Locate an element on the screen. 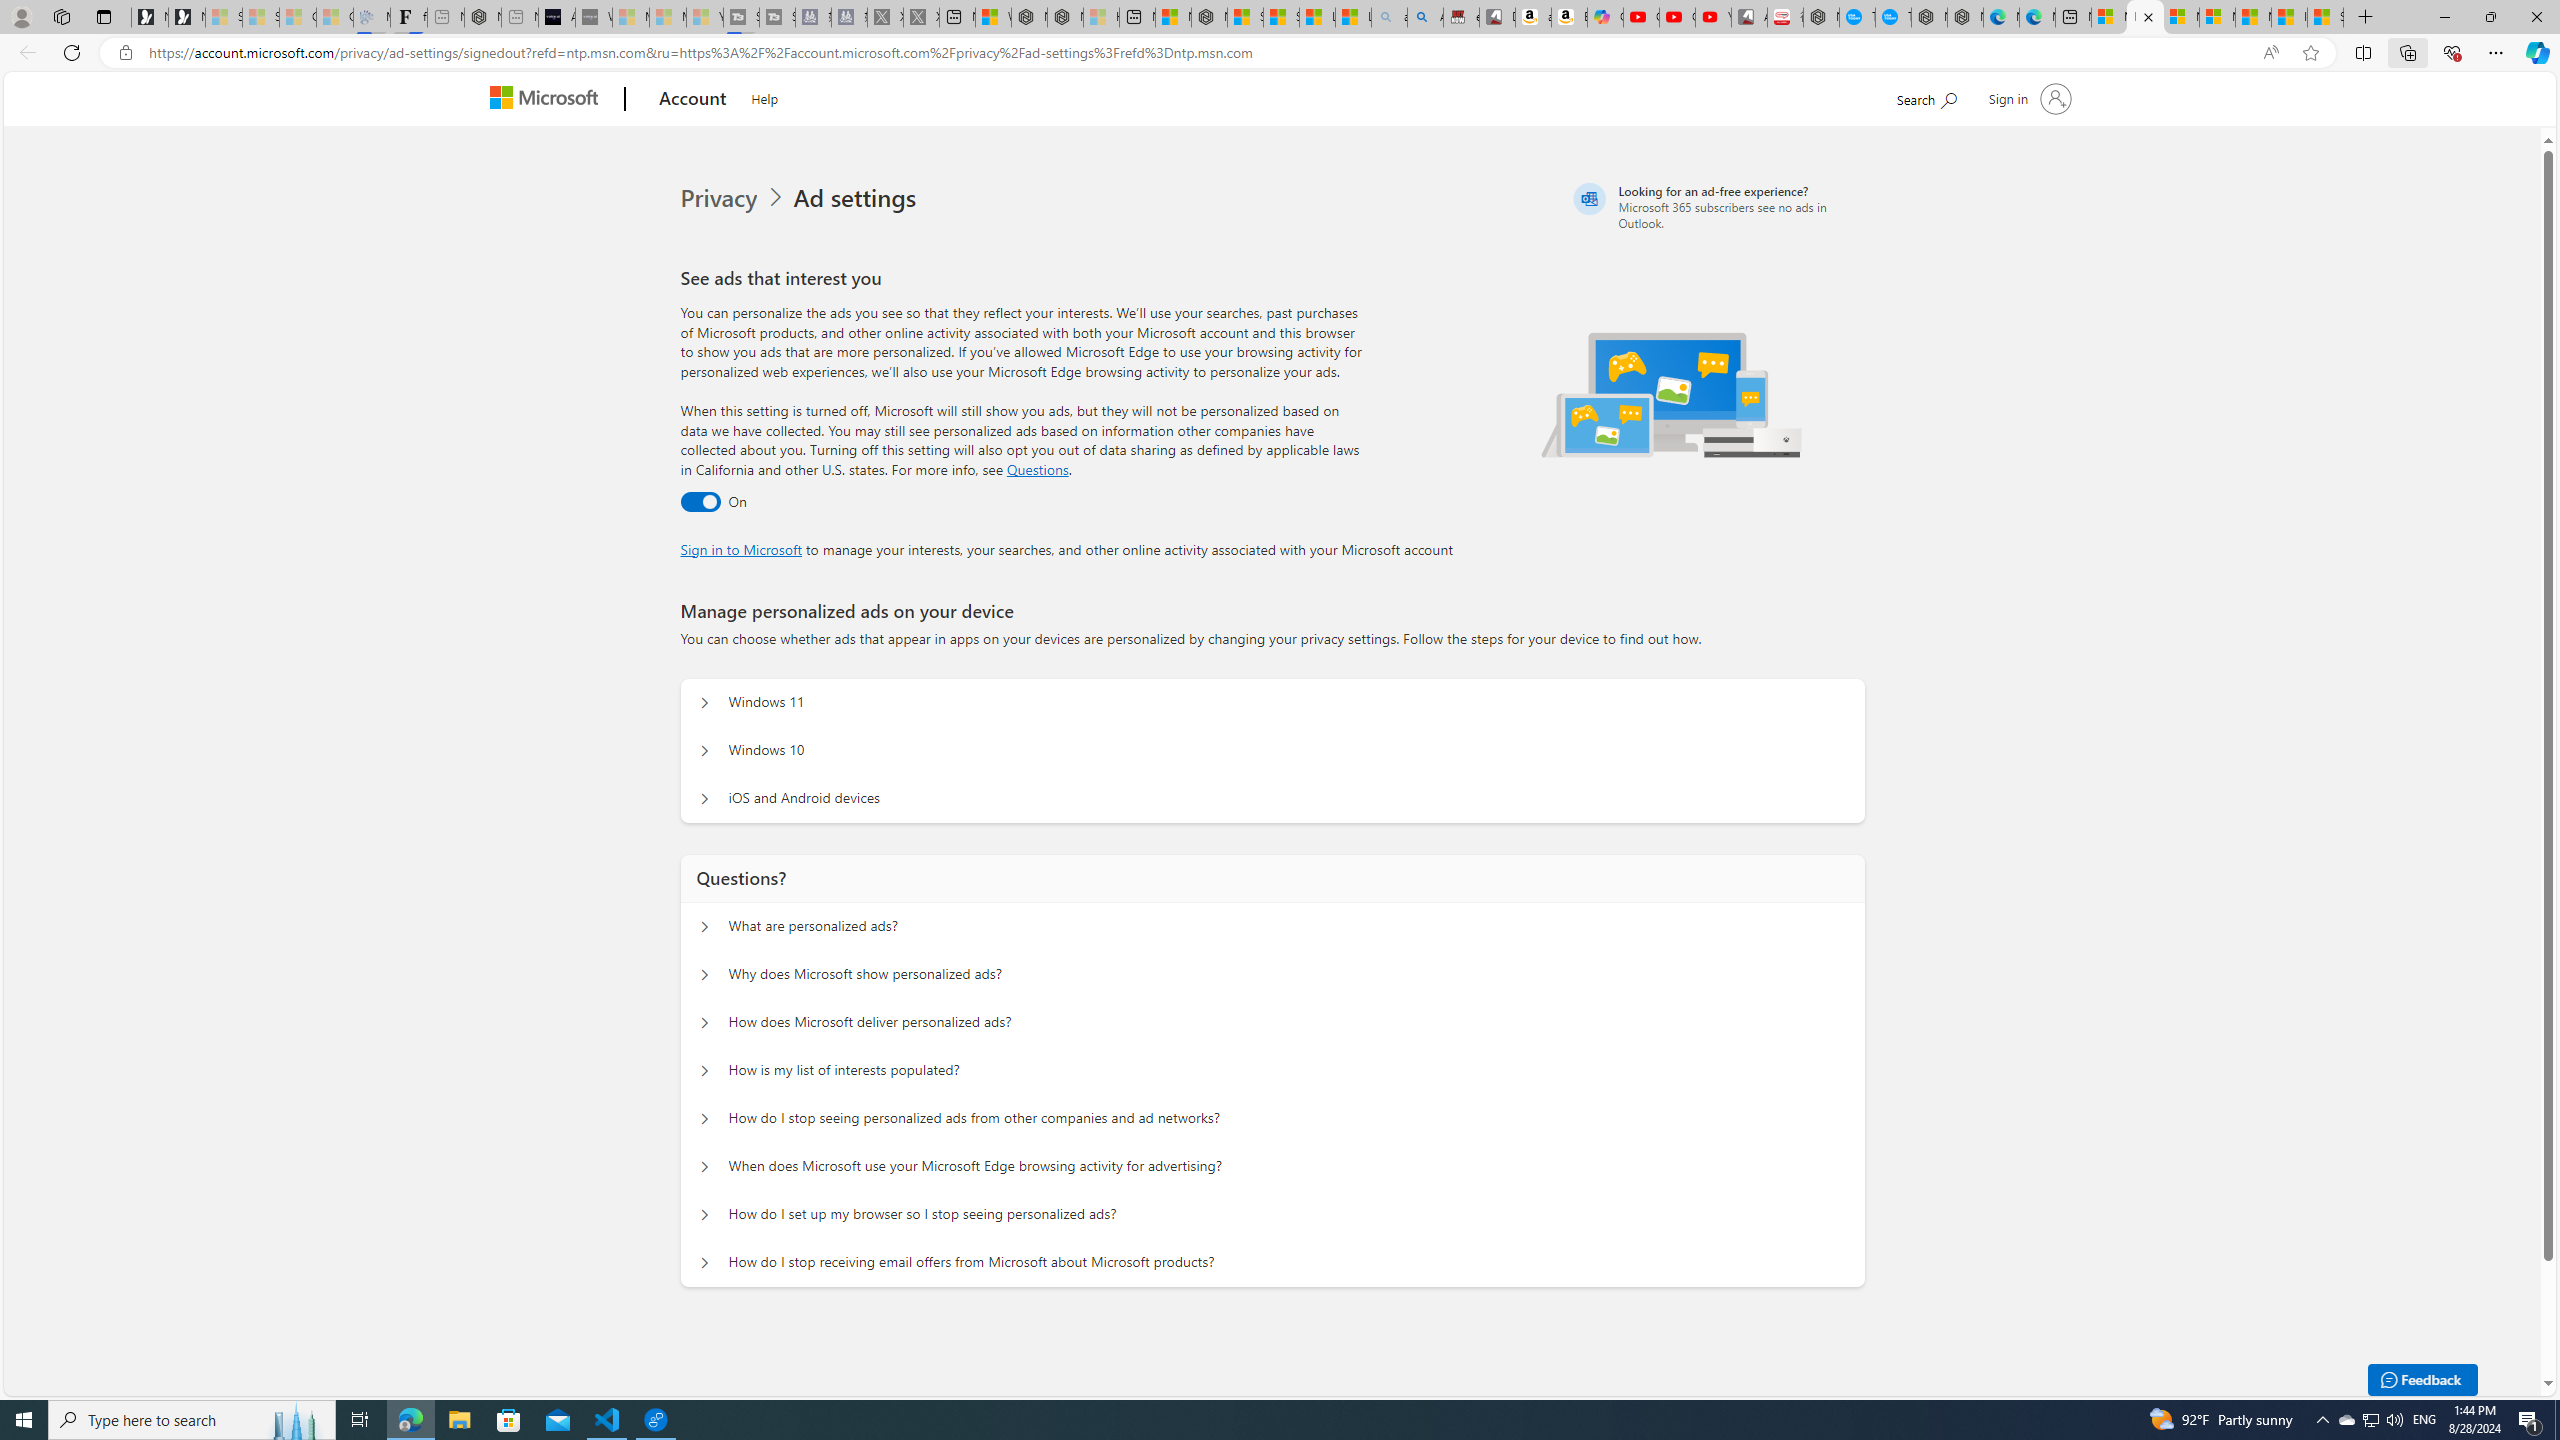 Image resolution: width=2560 pixels, height=1440 pixels. 'Looking for an ad-free experience?' is located at coordinates (1716, 206).